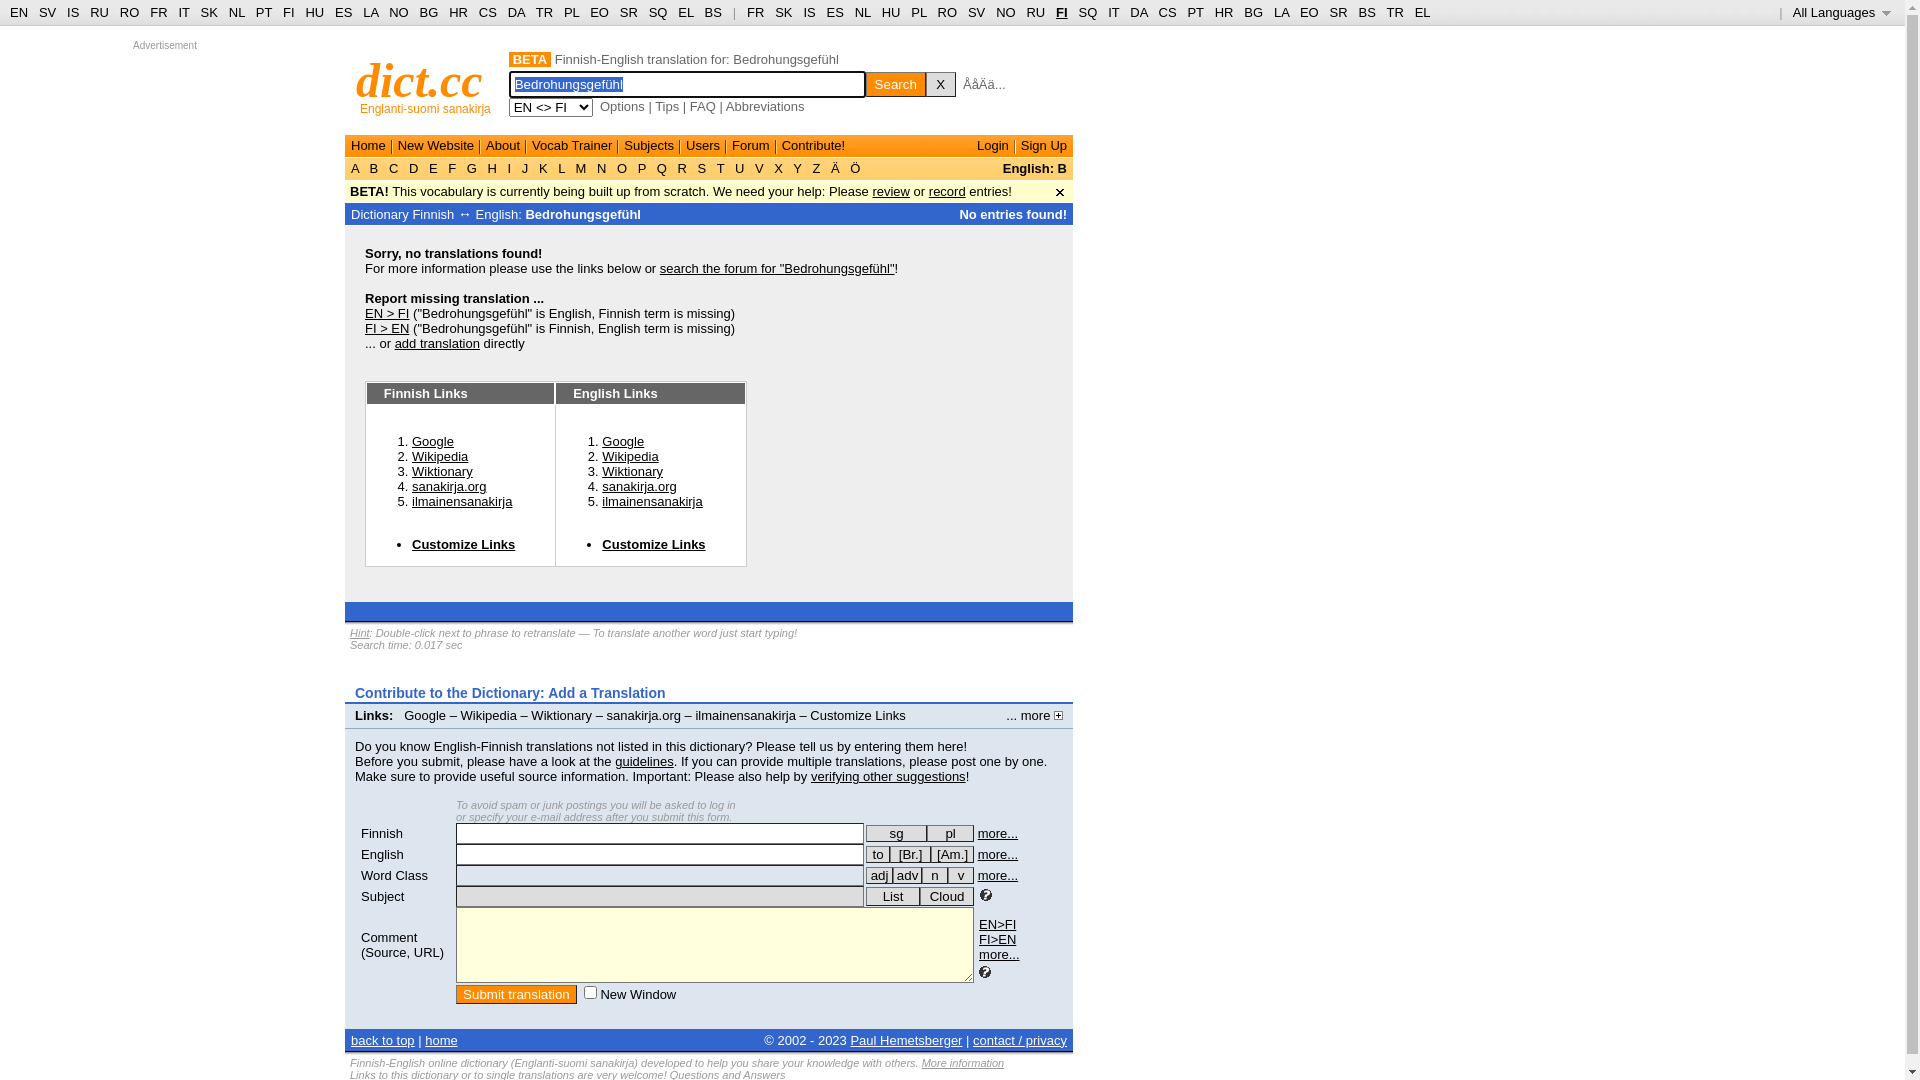 The width and height of the screenshot is (1920, 1080). I want to click on 'for verbs', so click(878, 854).